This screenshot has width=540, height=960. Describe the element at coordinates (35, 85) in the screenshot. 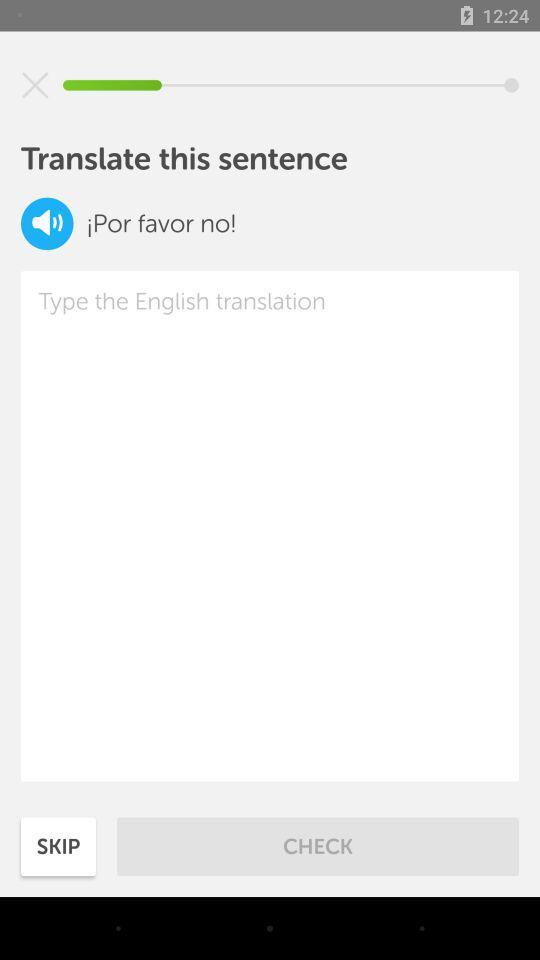

I see `exit that sentence` at that location.